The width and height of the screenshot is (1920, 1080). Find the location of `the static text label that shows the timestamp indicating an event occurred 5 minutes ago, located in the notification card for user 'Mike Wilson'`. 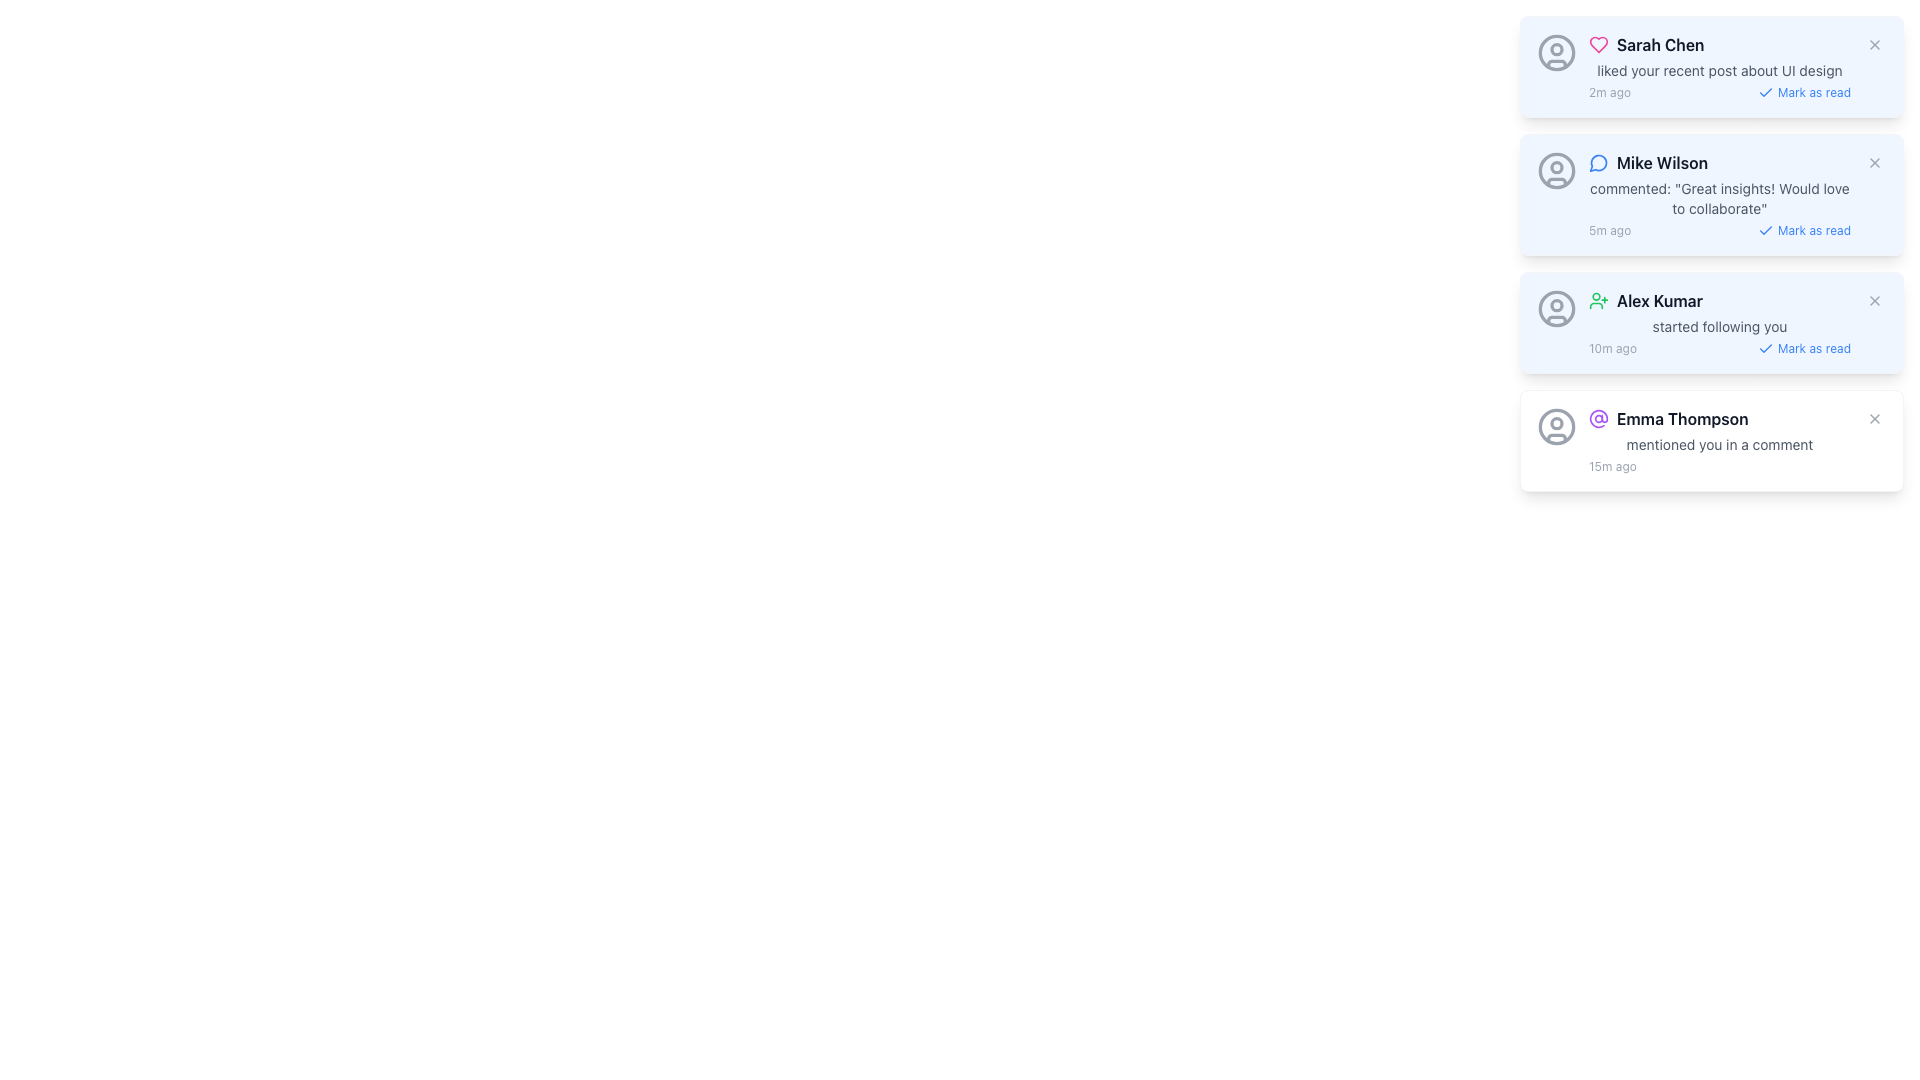

the static text label that shows the timestamp indicating an event occurred 5 minutes ago, located in the notification card for user 'Mike Wilson' is located at coordinates (1610, 230).